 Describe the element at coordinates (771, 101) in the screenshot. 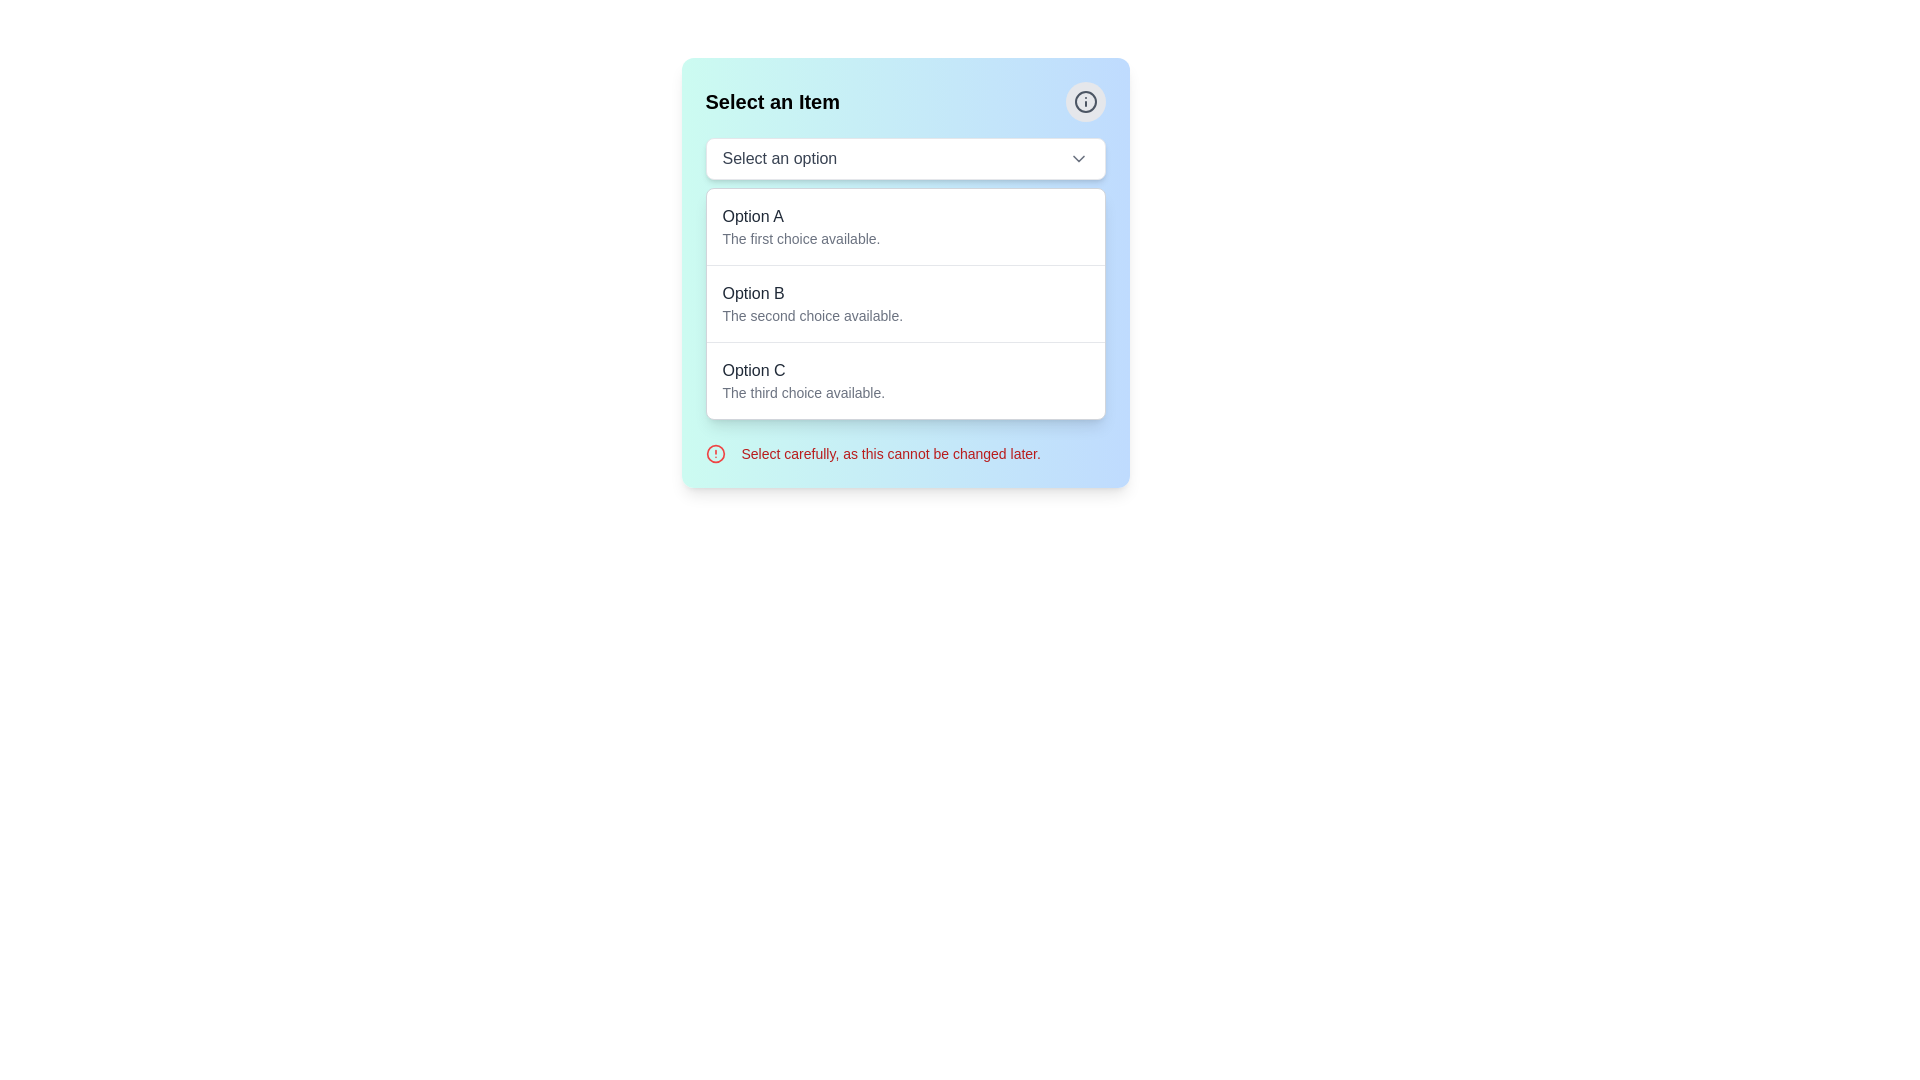

I see `the text label reading 'Select an Item' which is prominently positioned at the top-left of the selection card, styled in bold and larger font size` at that location.